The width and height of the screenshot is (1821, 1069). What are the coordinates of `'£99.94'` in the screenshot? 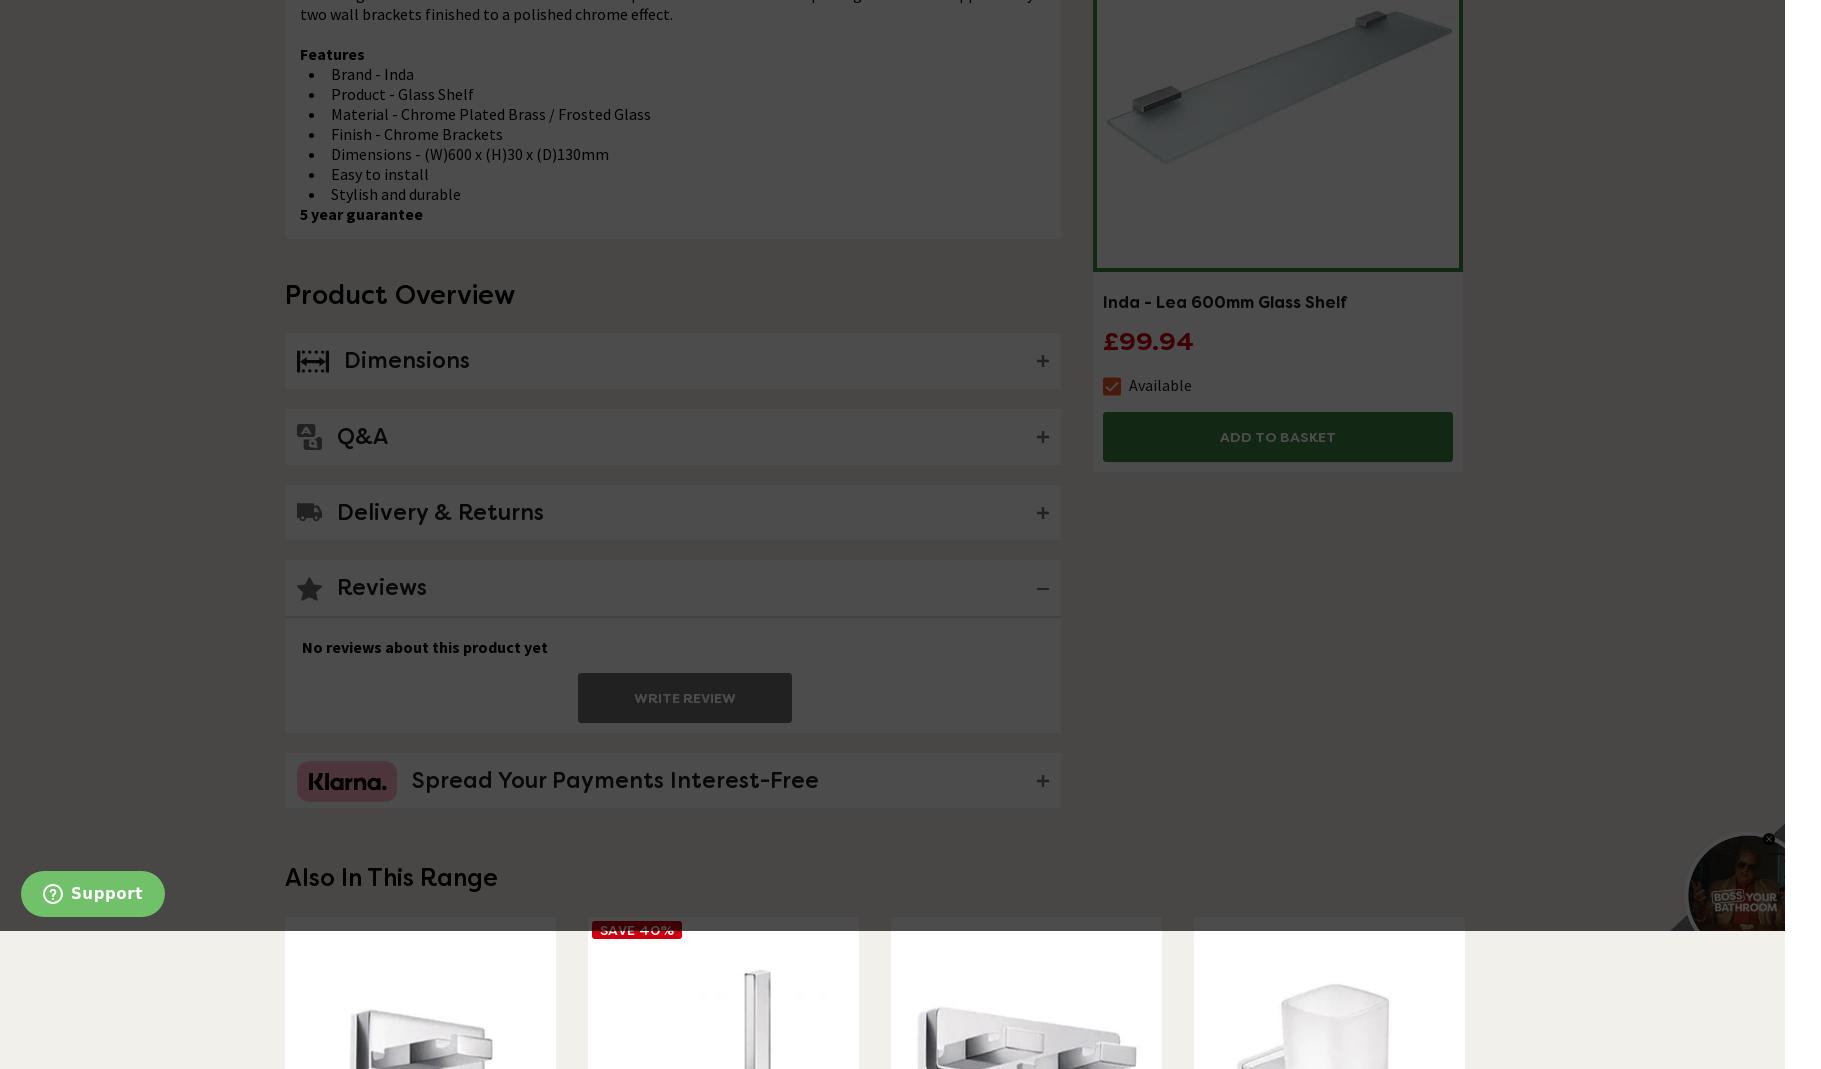 It's located at (1148, 341).